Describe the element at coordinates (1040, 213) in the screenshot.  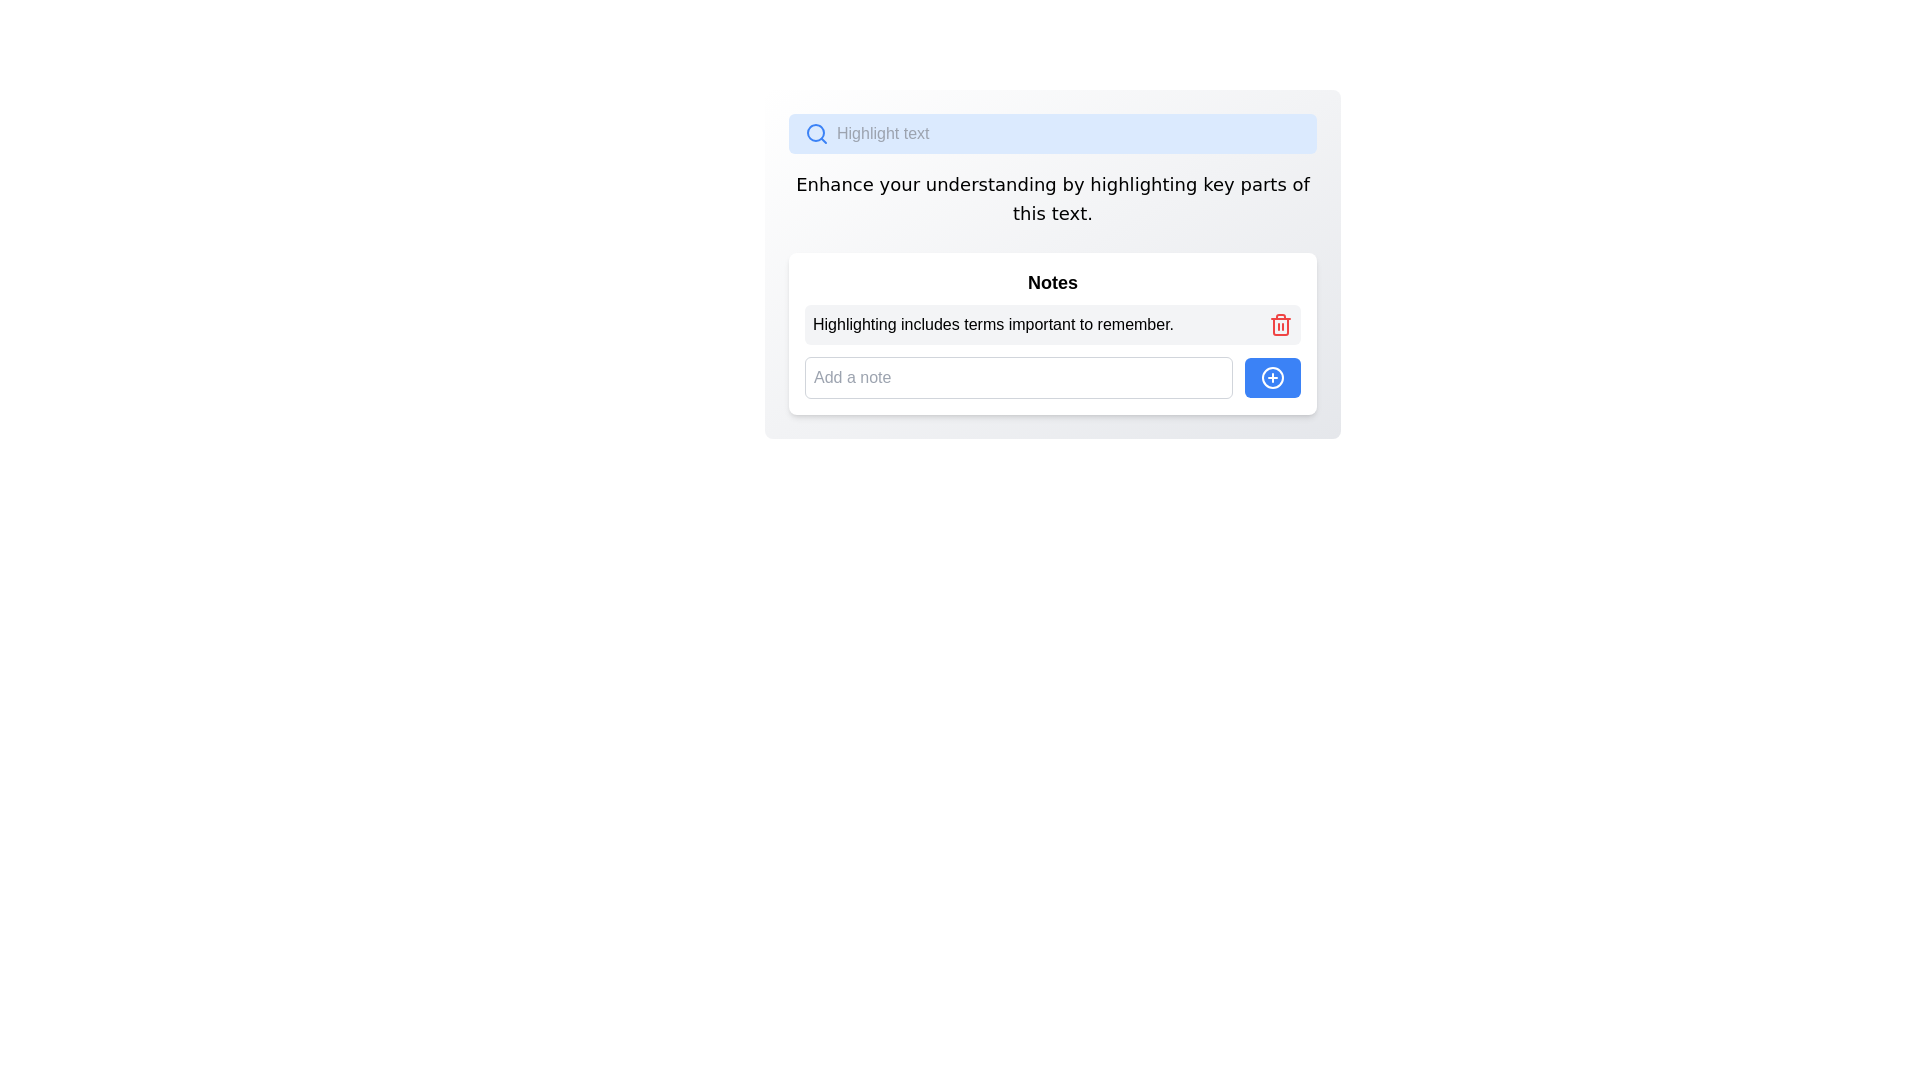
I see `the last character in the word 'this' within the paragraph of text, located towards the center-top region of the interface` at that location.